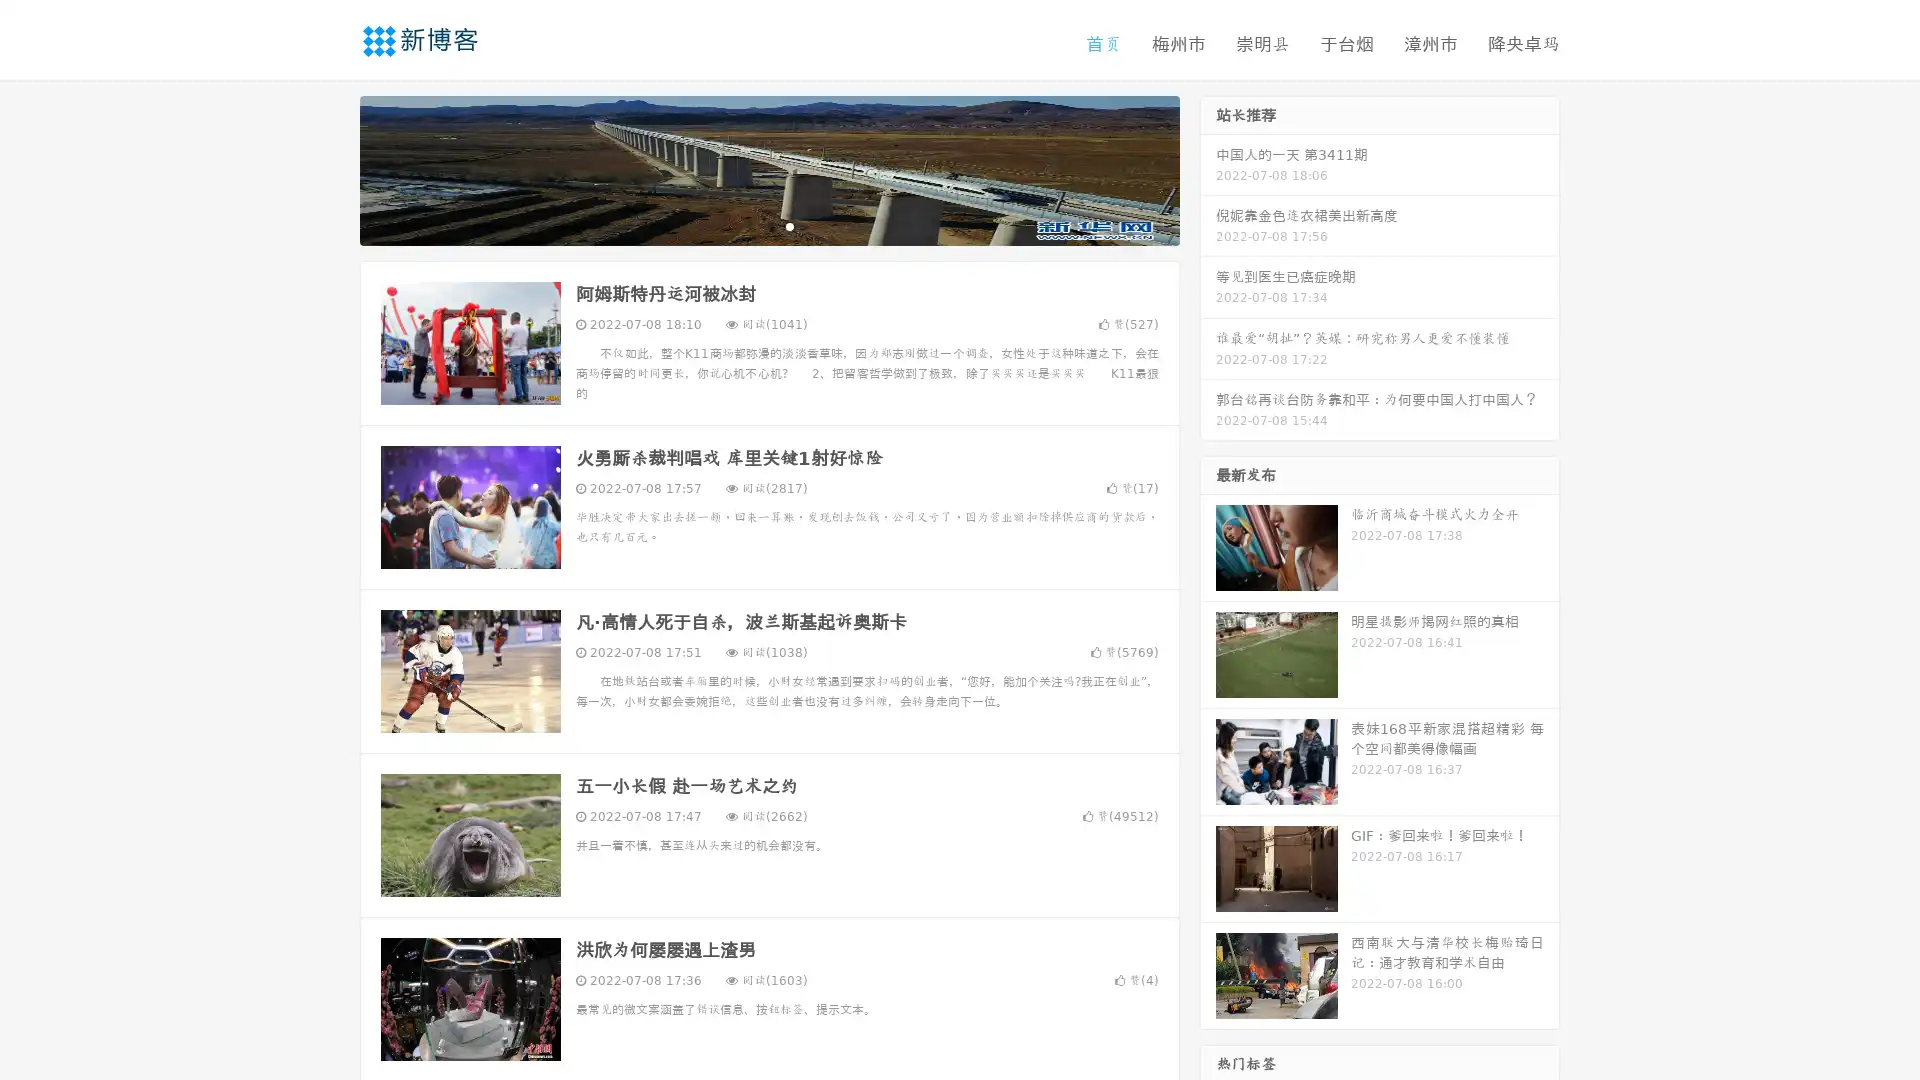 Image resolution: width=1920 pixels, height=1080 pixels. Describe the element at coordinates (330, 168) in the screenshot. I see `Previous slide` at that location.